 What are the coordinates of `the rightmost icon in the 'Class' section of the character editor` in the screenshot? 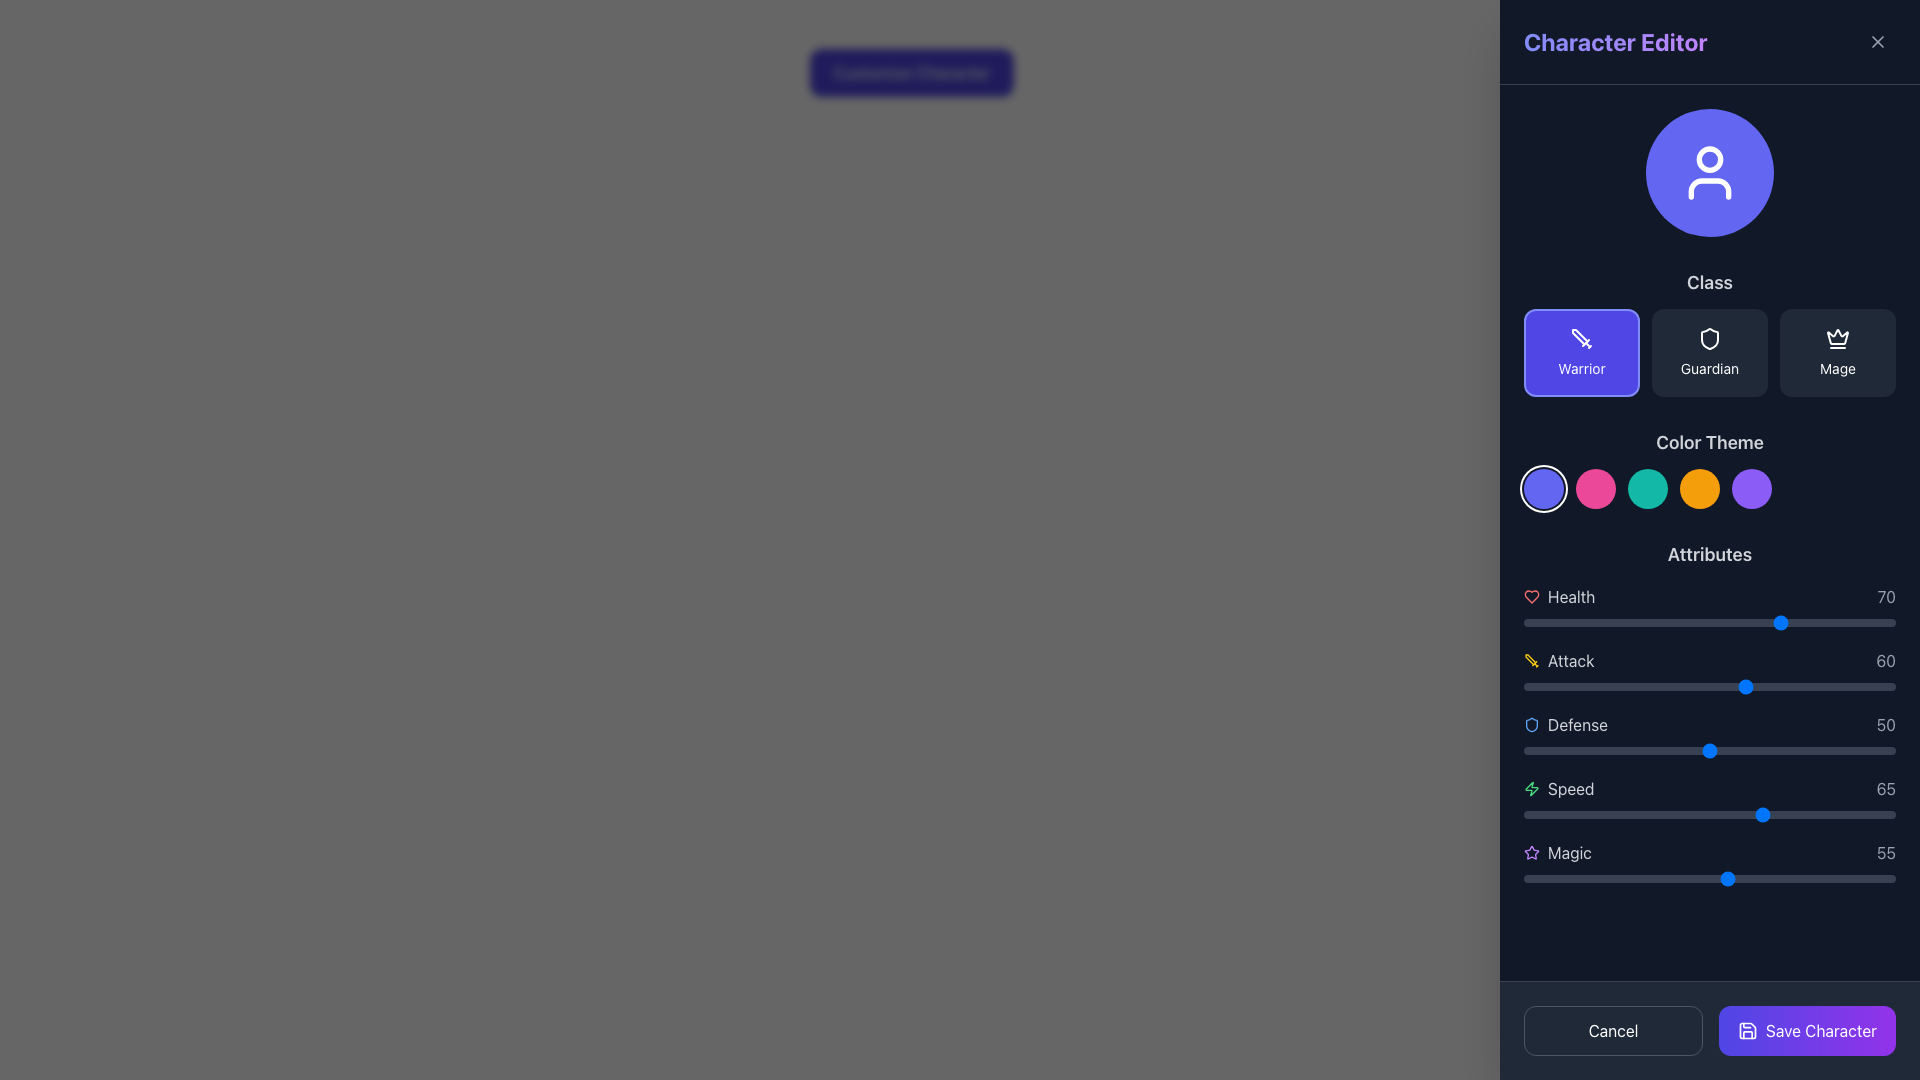 It's located at (1838, 335).